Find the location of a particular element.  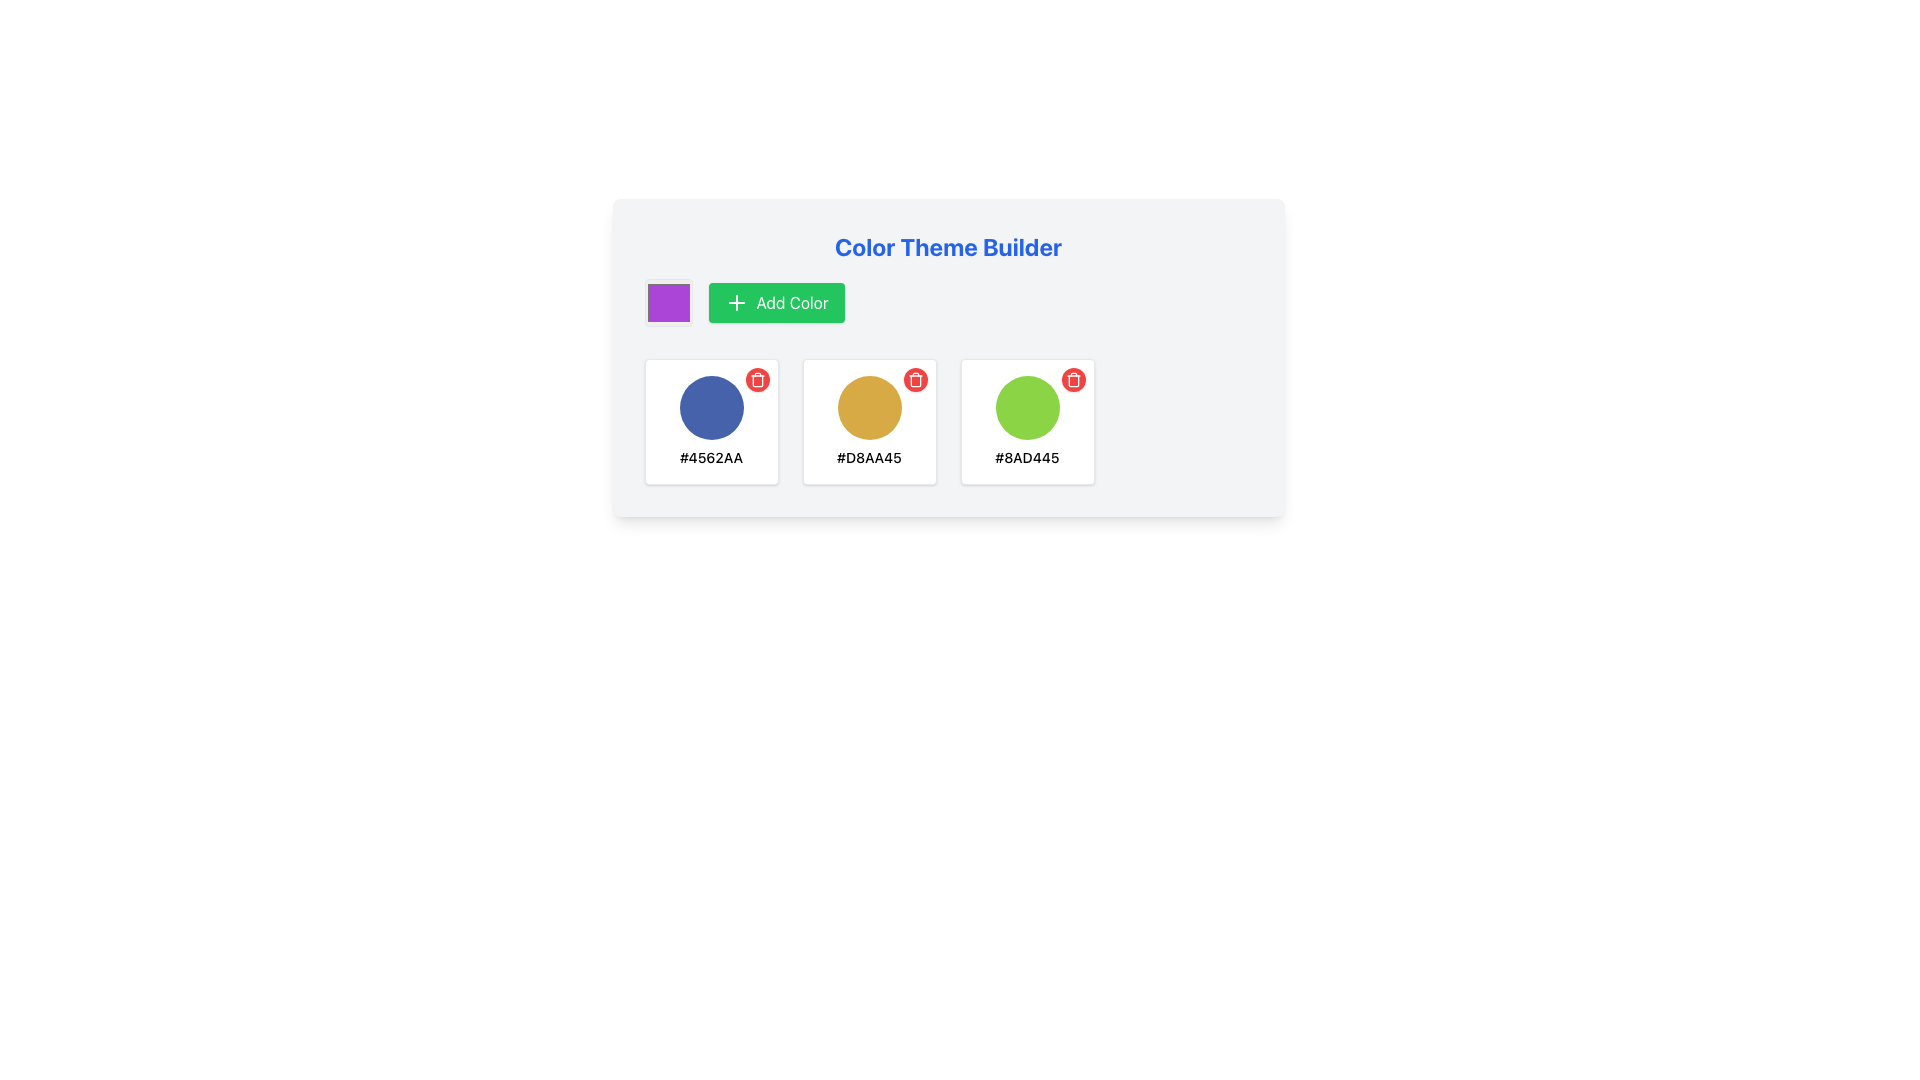

the delete icon located inside the circular red button at the top-right corner of the green color card labeled '#8AD445' is located at coordinates (1072, 380).